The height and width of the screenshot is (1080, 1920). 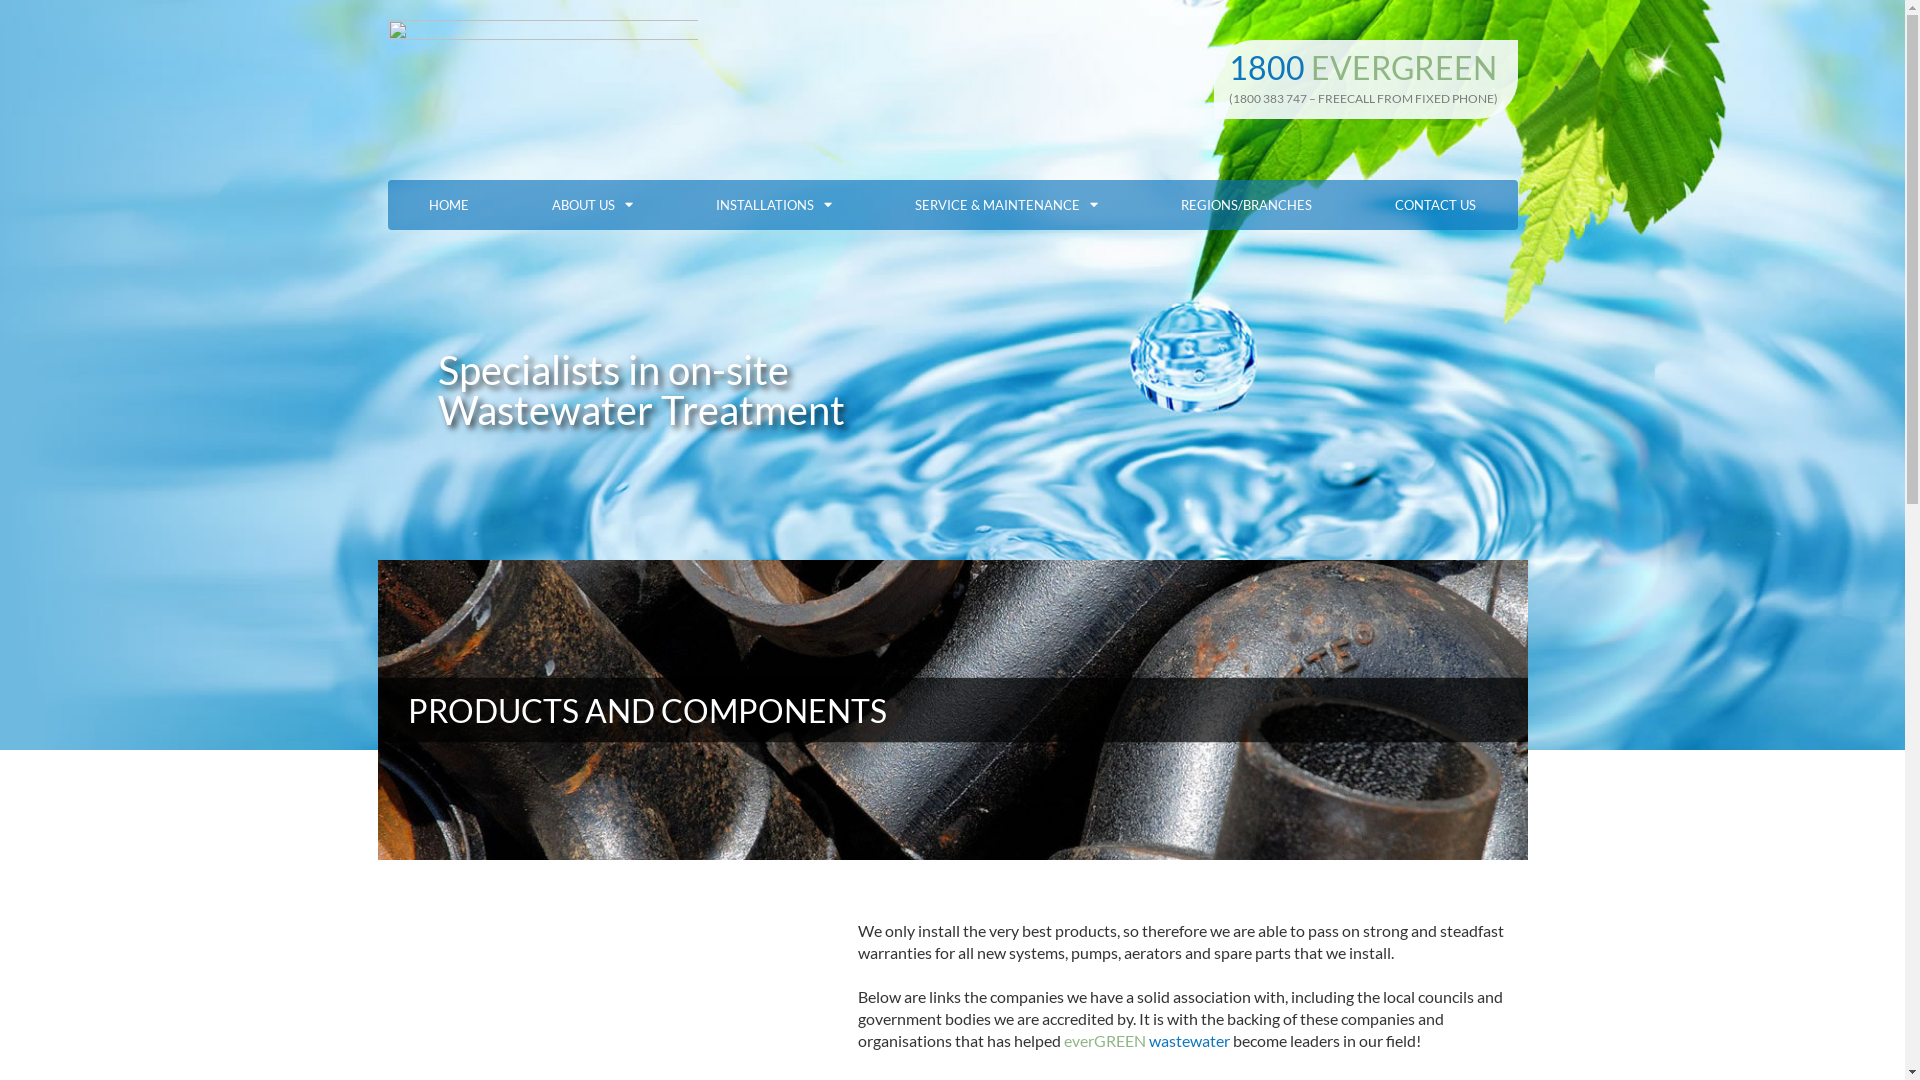 What do you see at coordinates (1246, 204) in the screenshot?
I see `'REGIONS/BRANCHES'` at bounding box center [1246, 204].